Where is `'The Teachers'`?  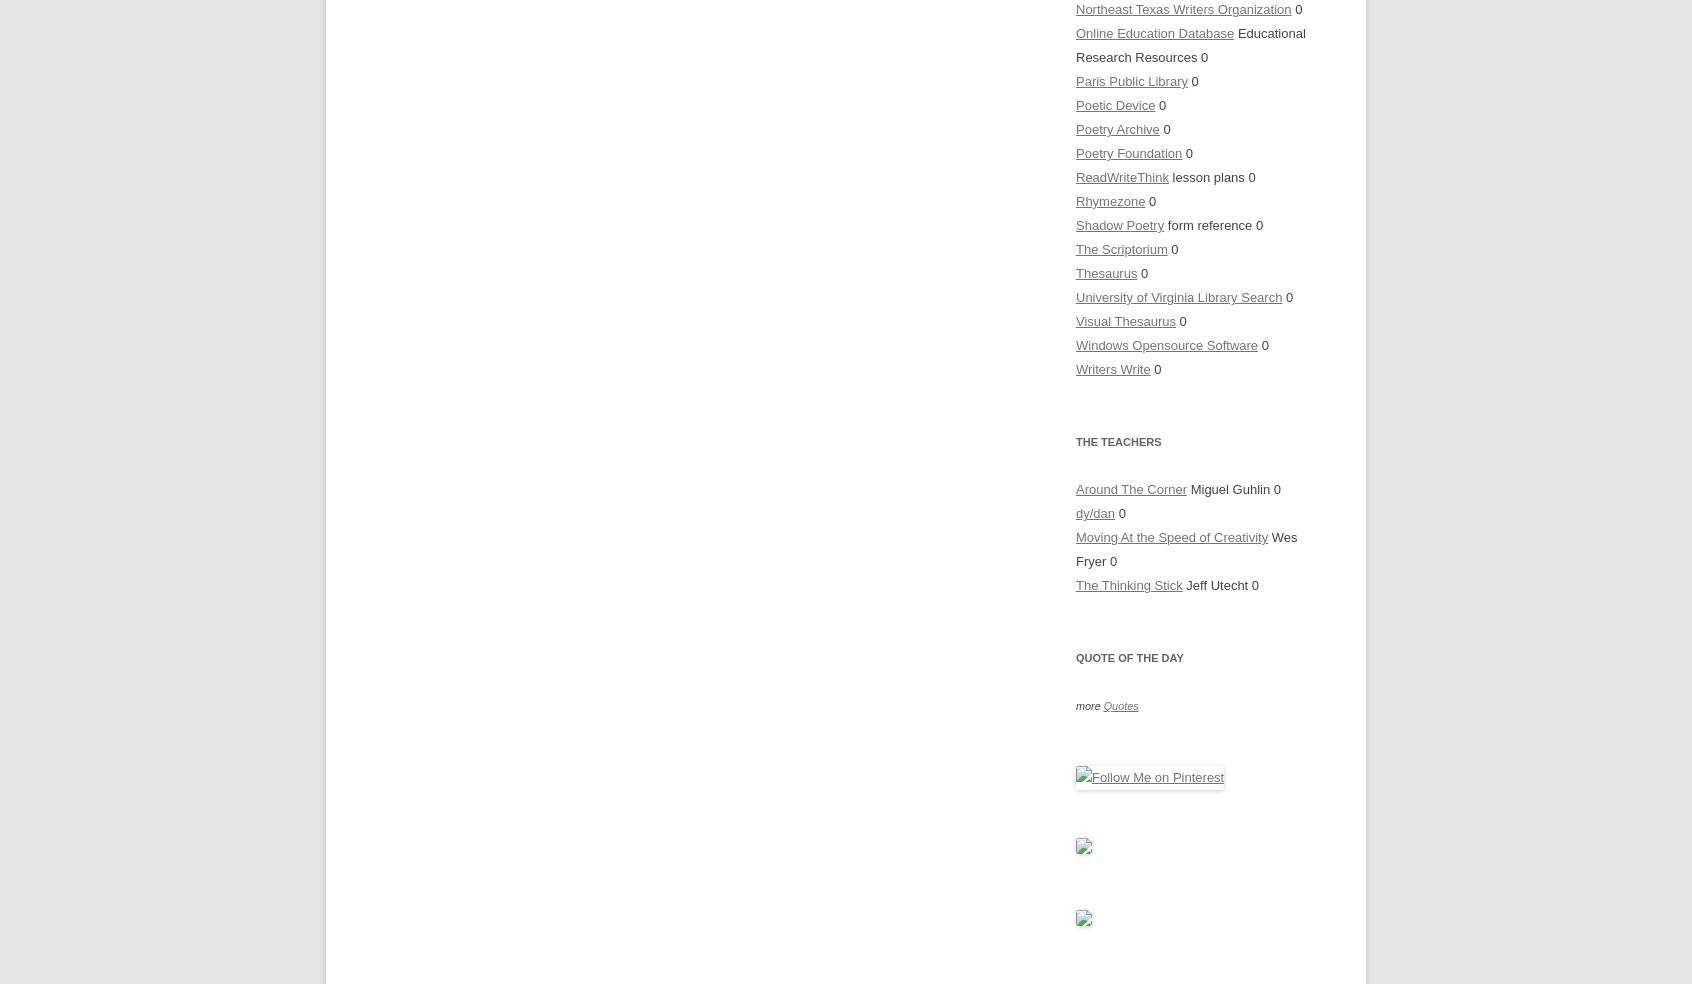 'The Teachers' is located at coordinates (1118, 442).